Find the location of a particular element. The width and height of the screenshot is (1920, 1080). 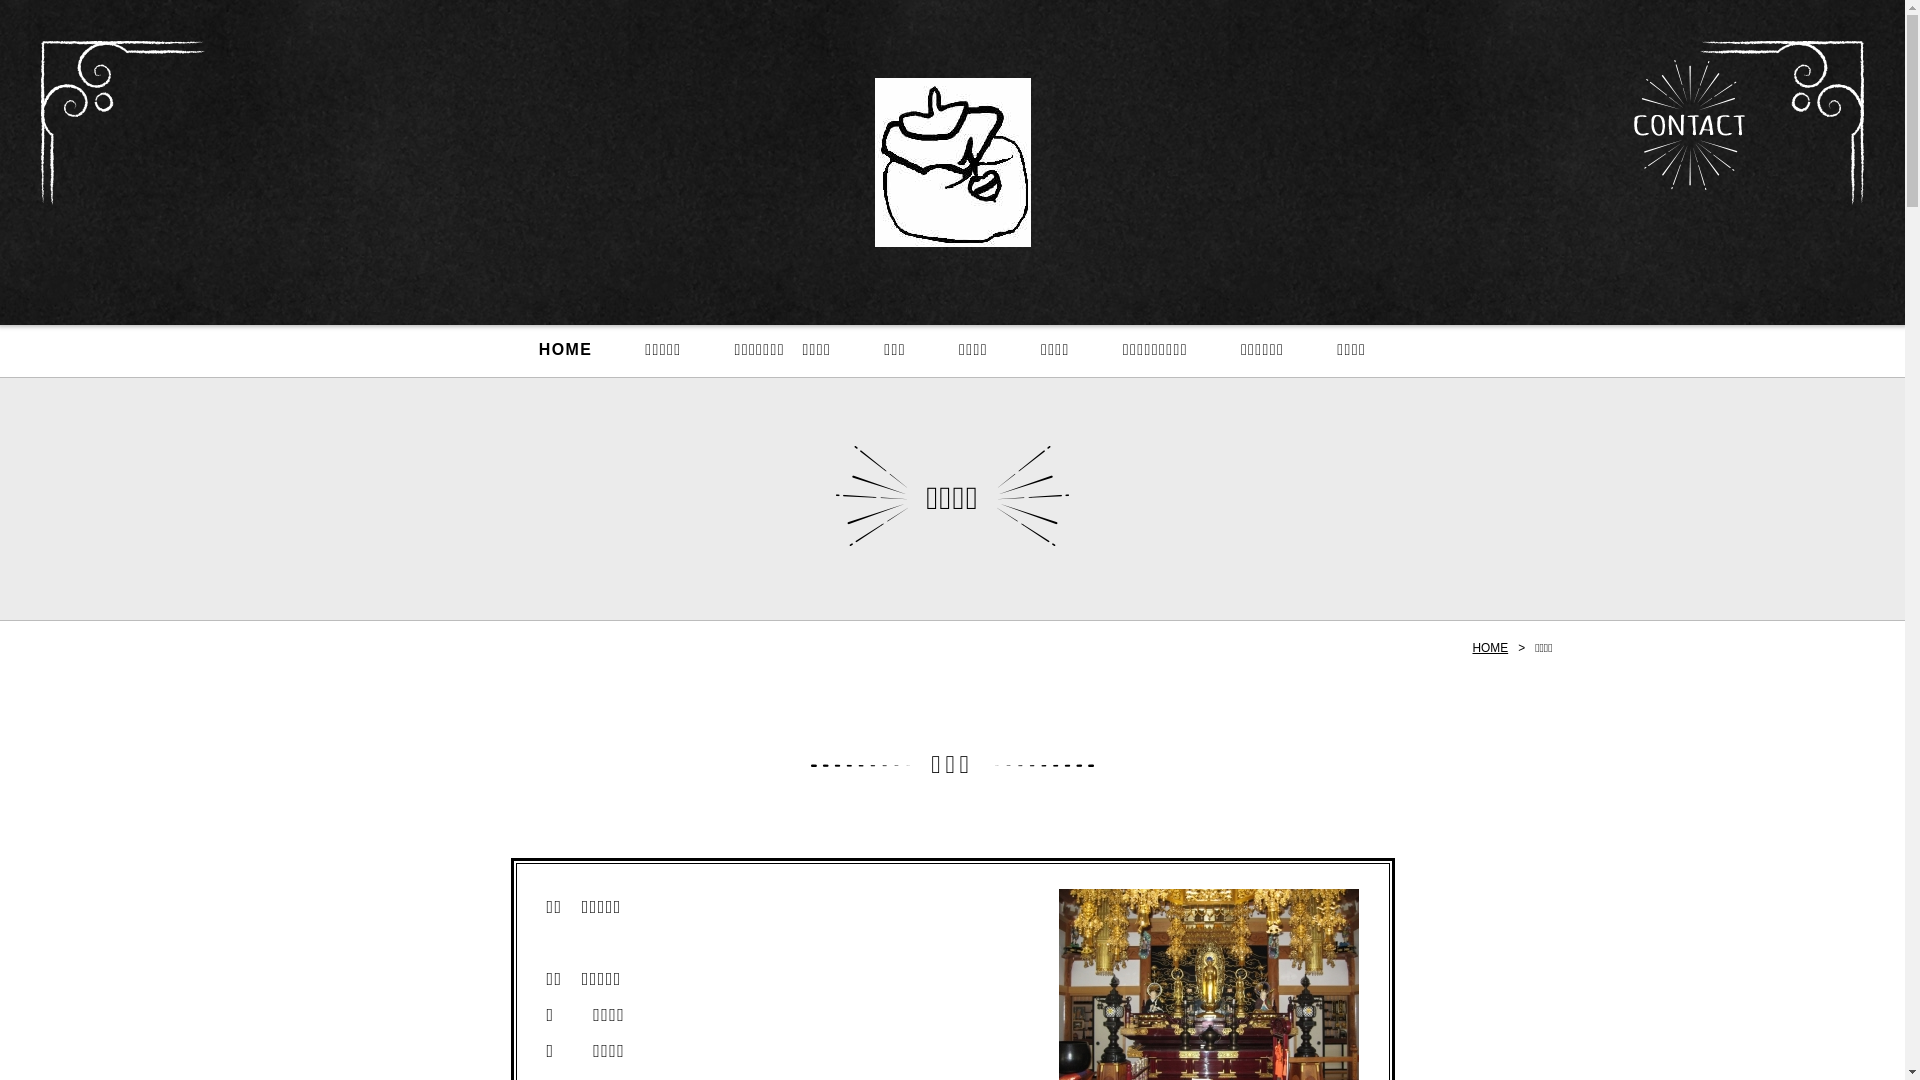

'CONTACT' is located at coordinates (1688, 124).